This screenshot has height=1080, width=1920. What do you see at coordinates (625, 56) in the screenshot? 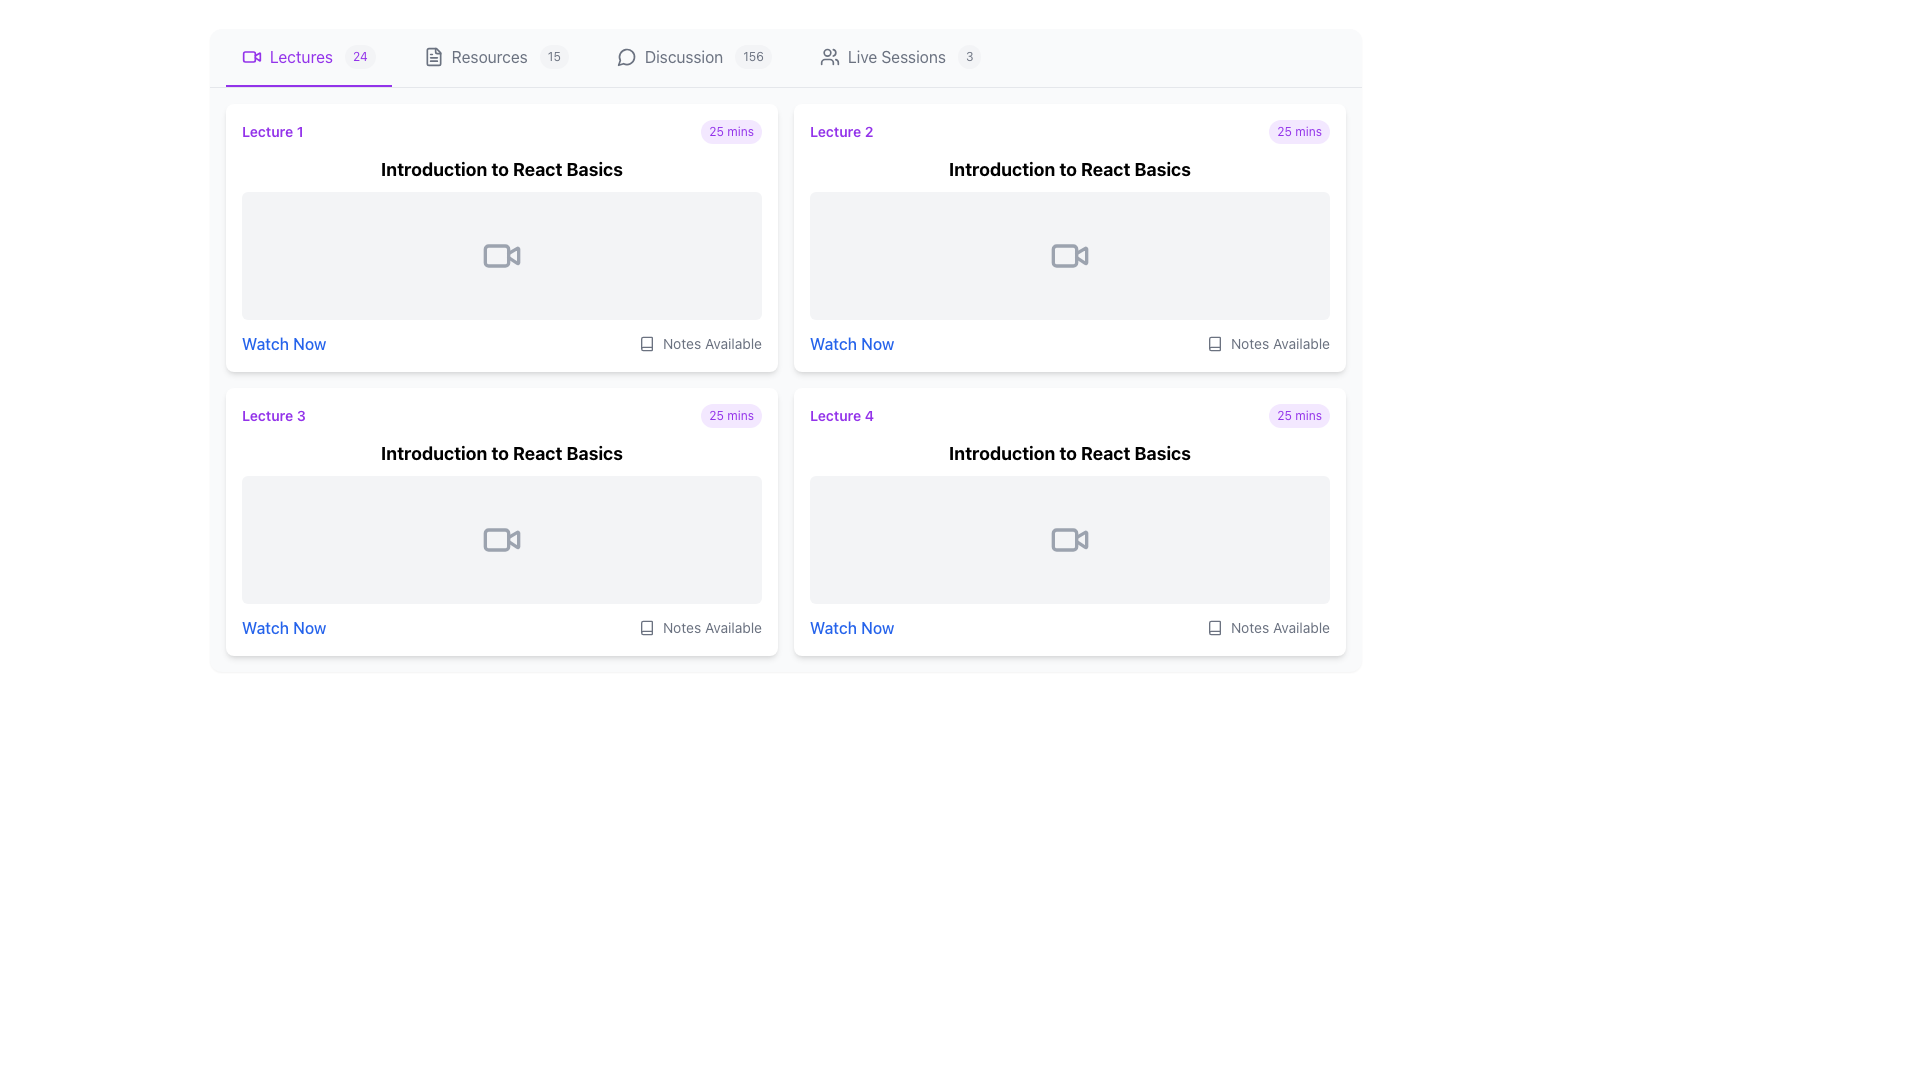
I see `the Message/Discussion icon located in the header section, positioned to the right of the 'Discussion' tab, which serves as an indicator for messages or notifications` at bounding box center [625, 56].